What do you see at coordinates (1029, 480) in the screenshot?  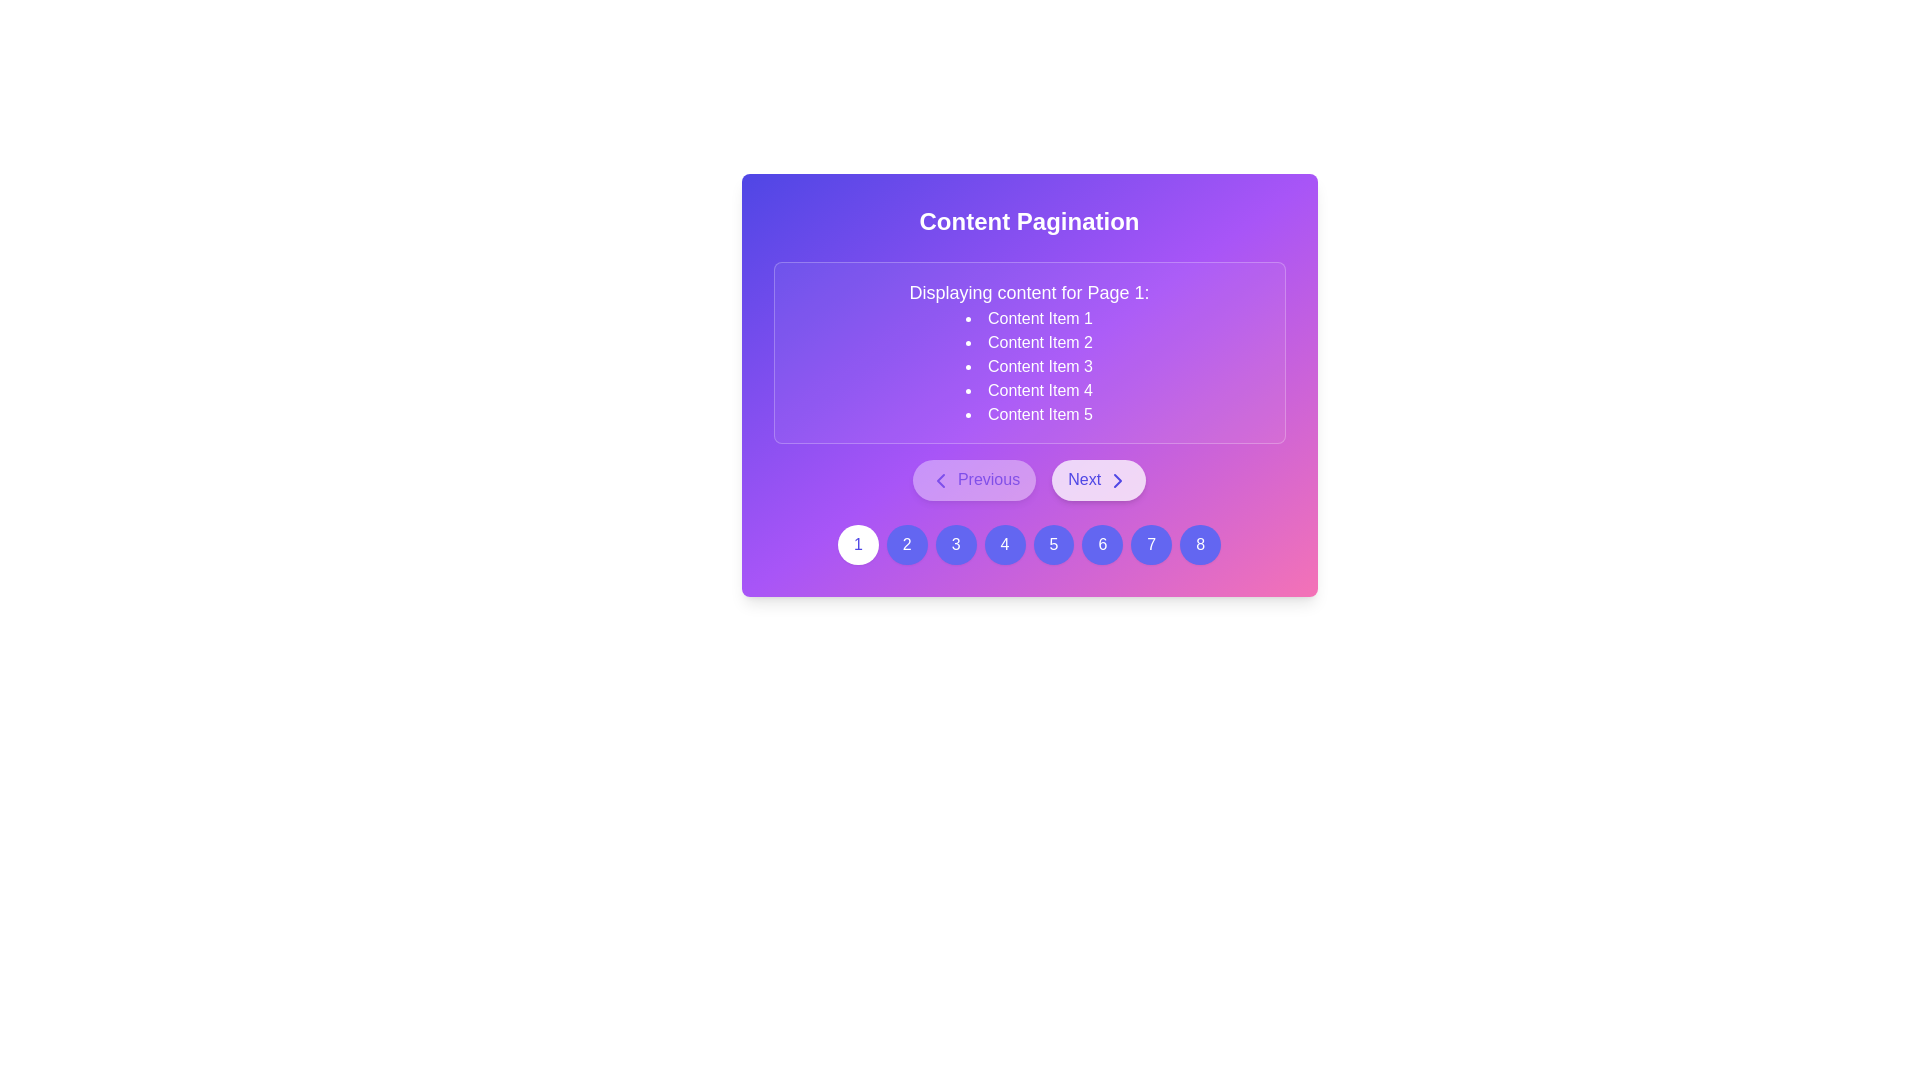 I see `the 'Next' button in the button group located at the bottom-center of the content pagination` at bounding box center [1029, 480].